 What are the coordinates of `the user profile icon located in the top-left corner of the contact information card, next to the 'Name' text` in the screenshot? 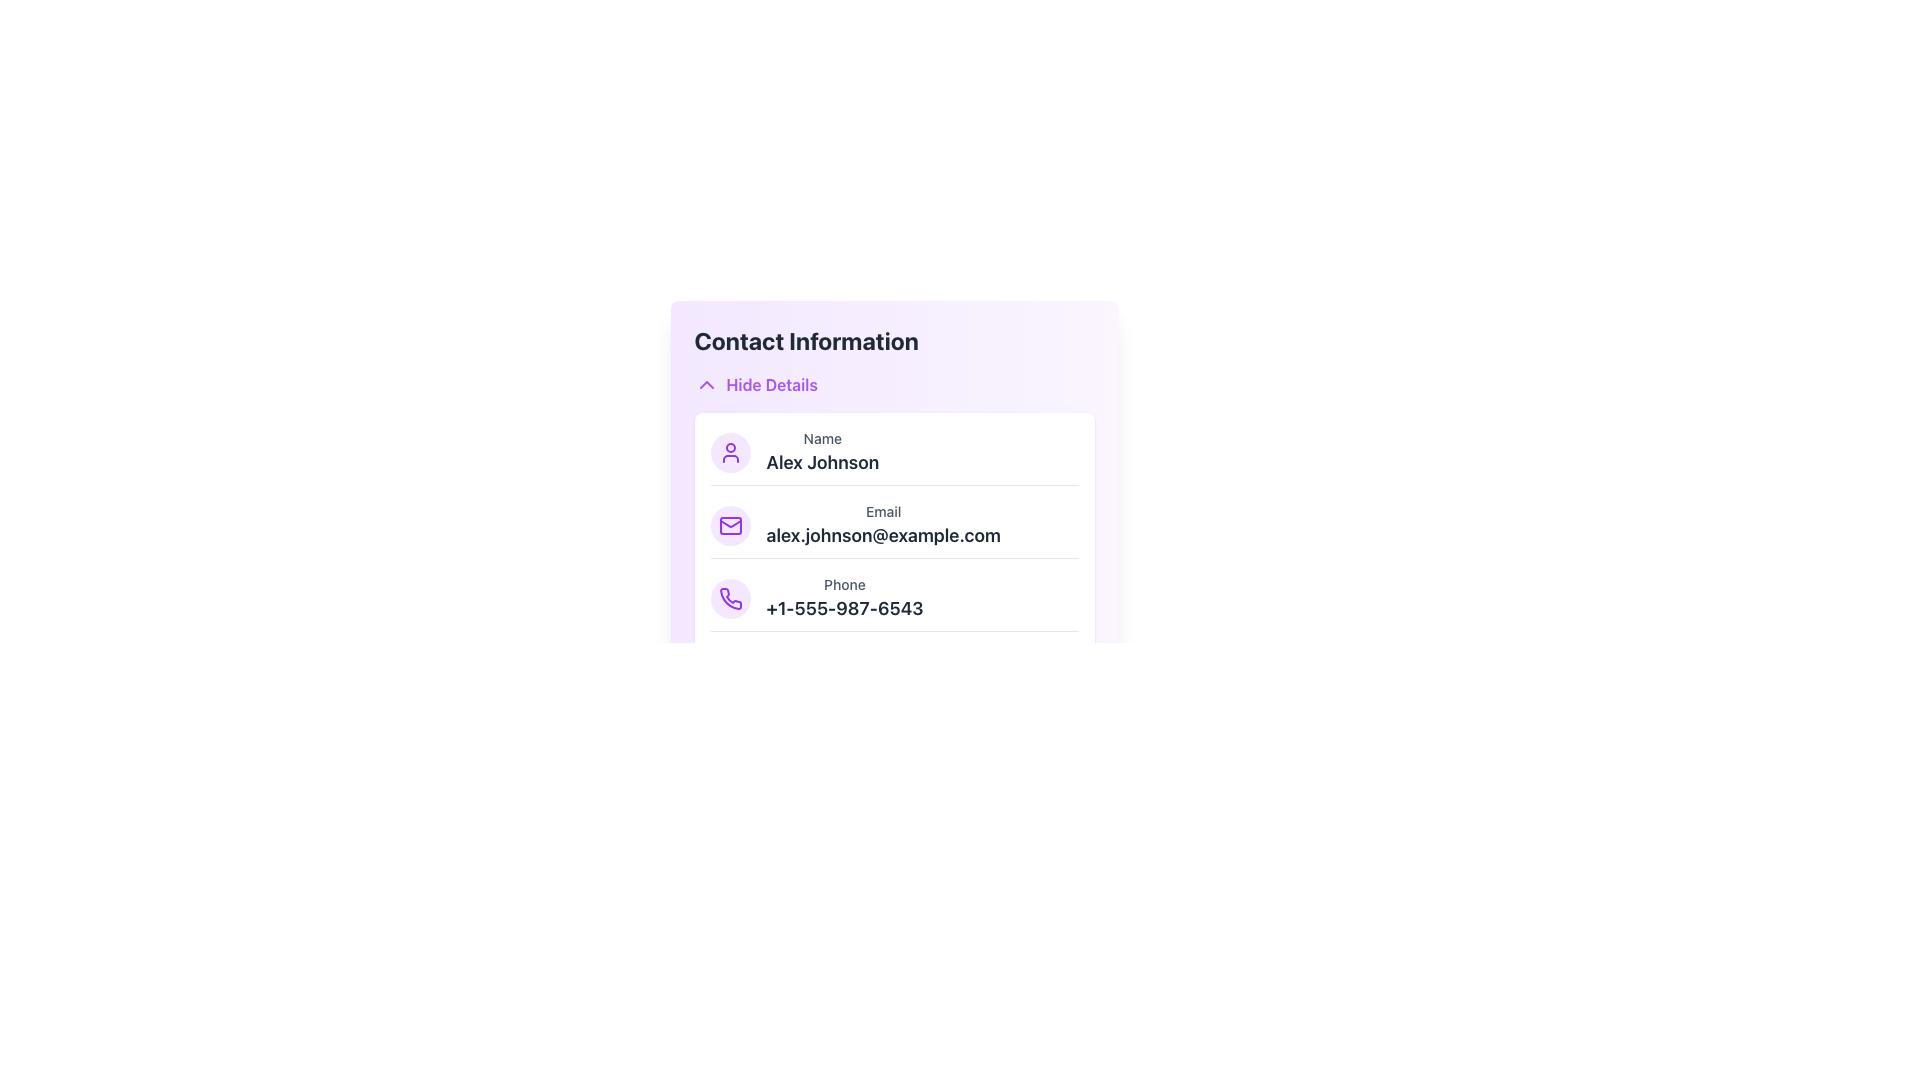 It's located at (729, 452).